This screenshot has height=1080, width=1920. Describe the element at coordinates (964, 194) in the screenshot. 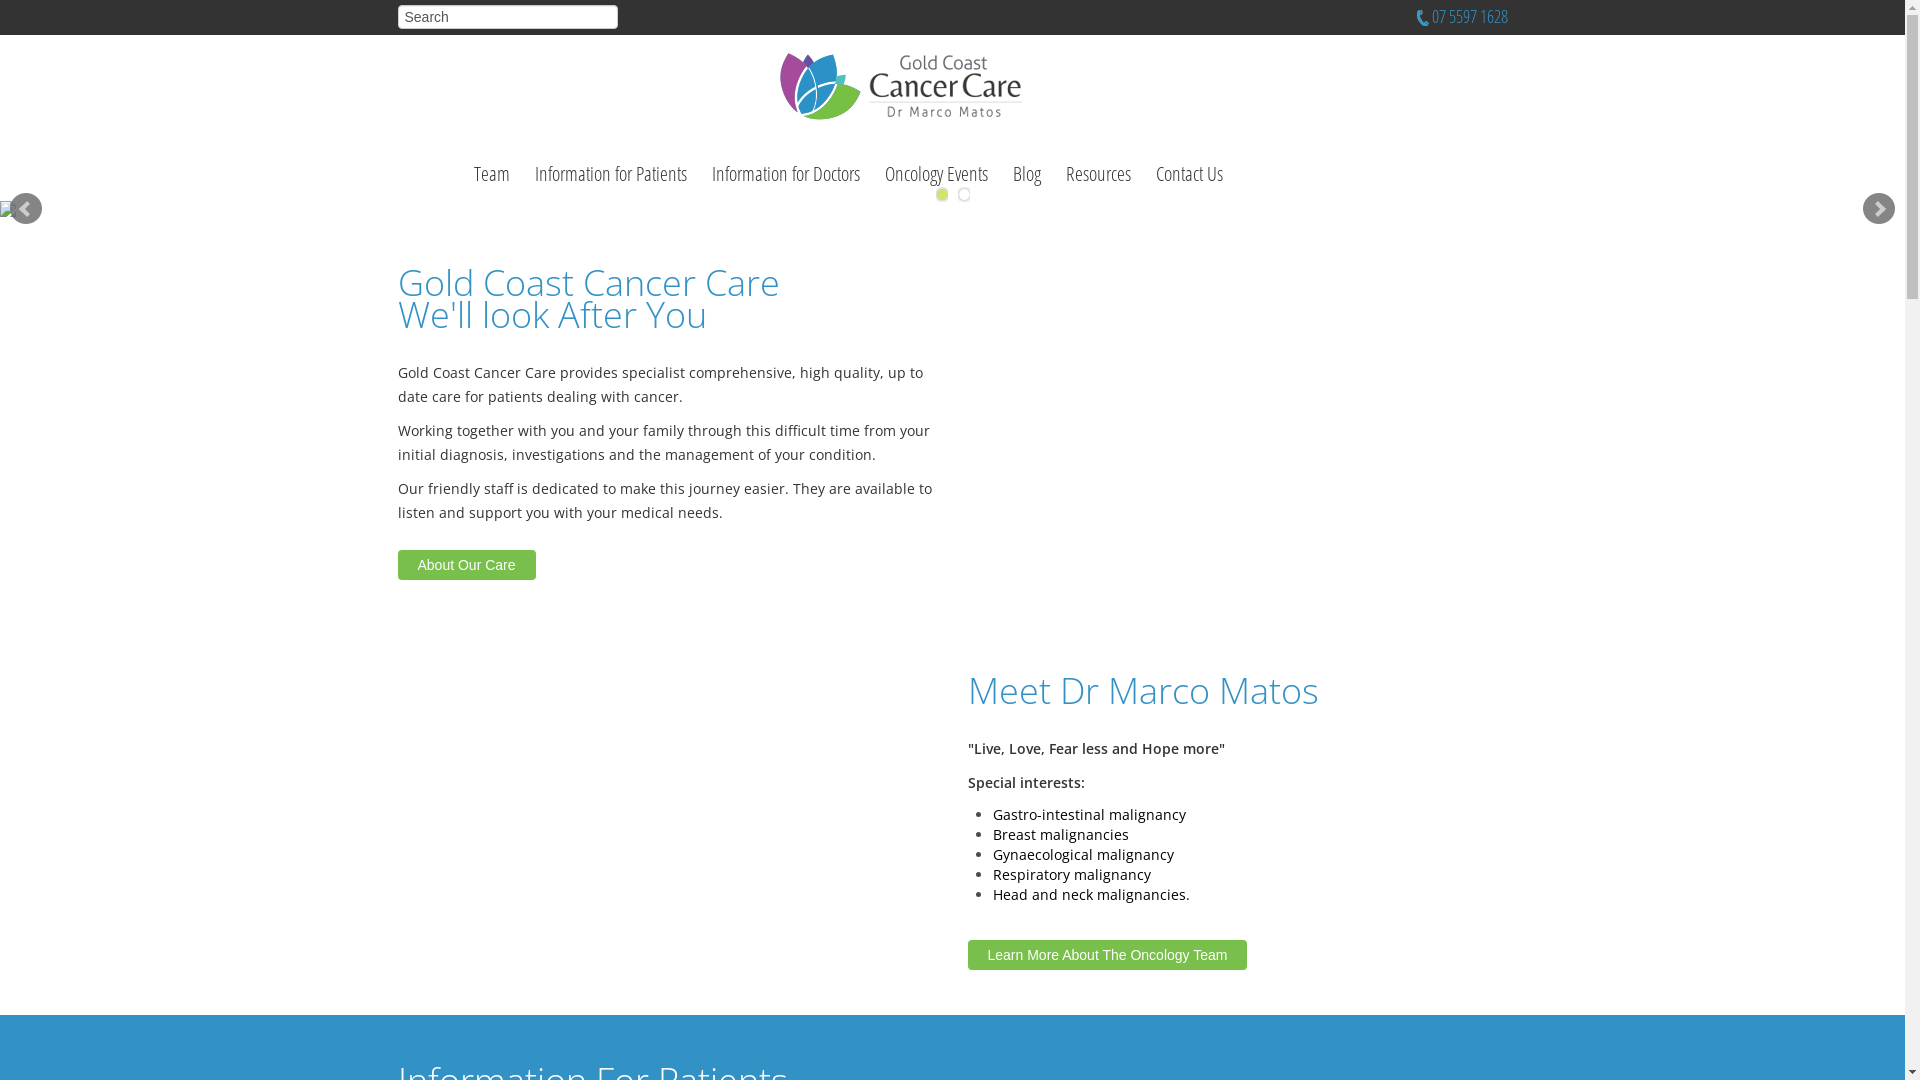

I see `'2'` at that location.